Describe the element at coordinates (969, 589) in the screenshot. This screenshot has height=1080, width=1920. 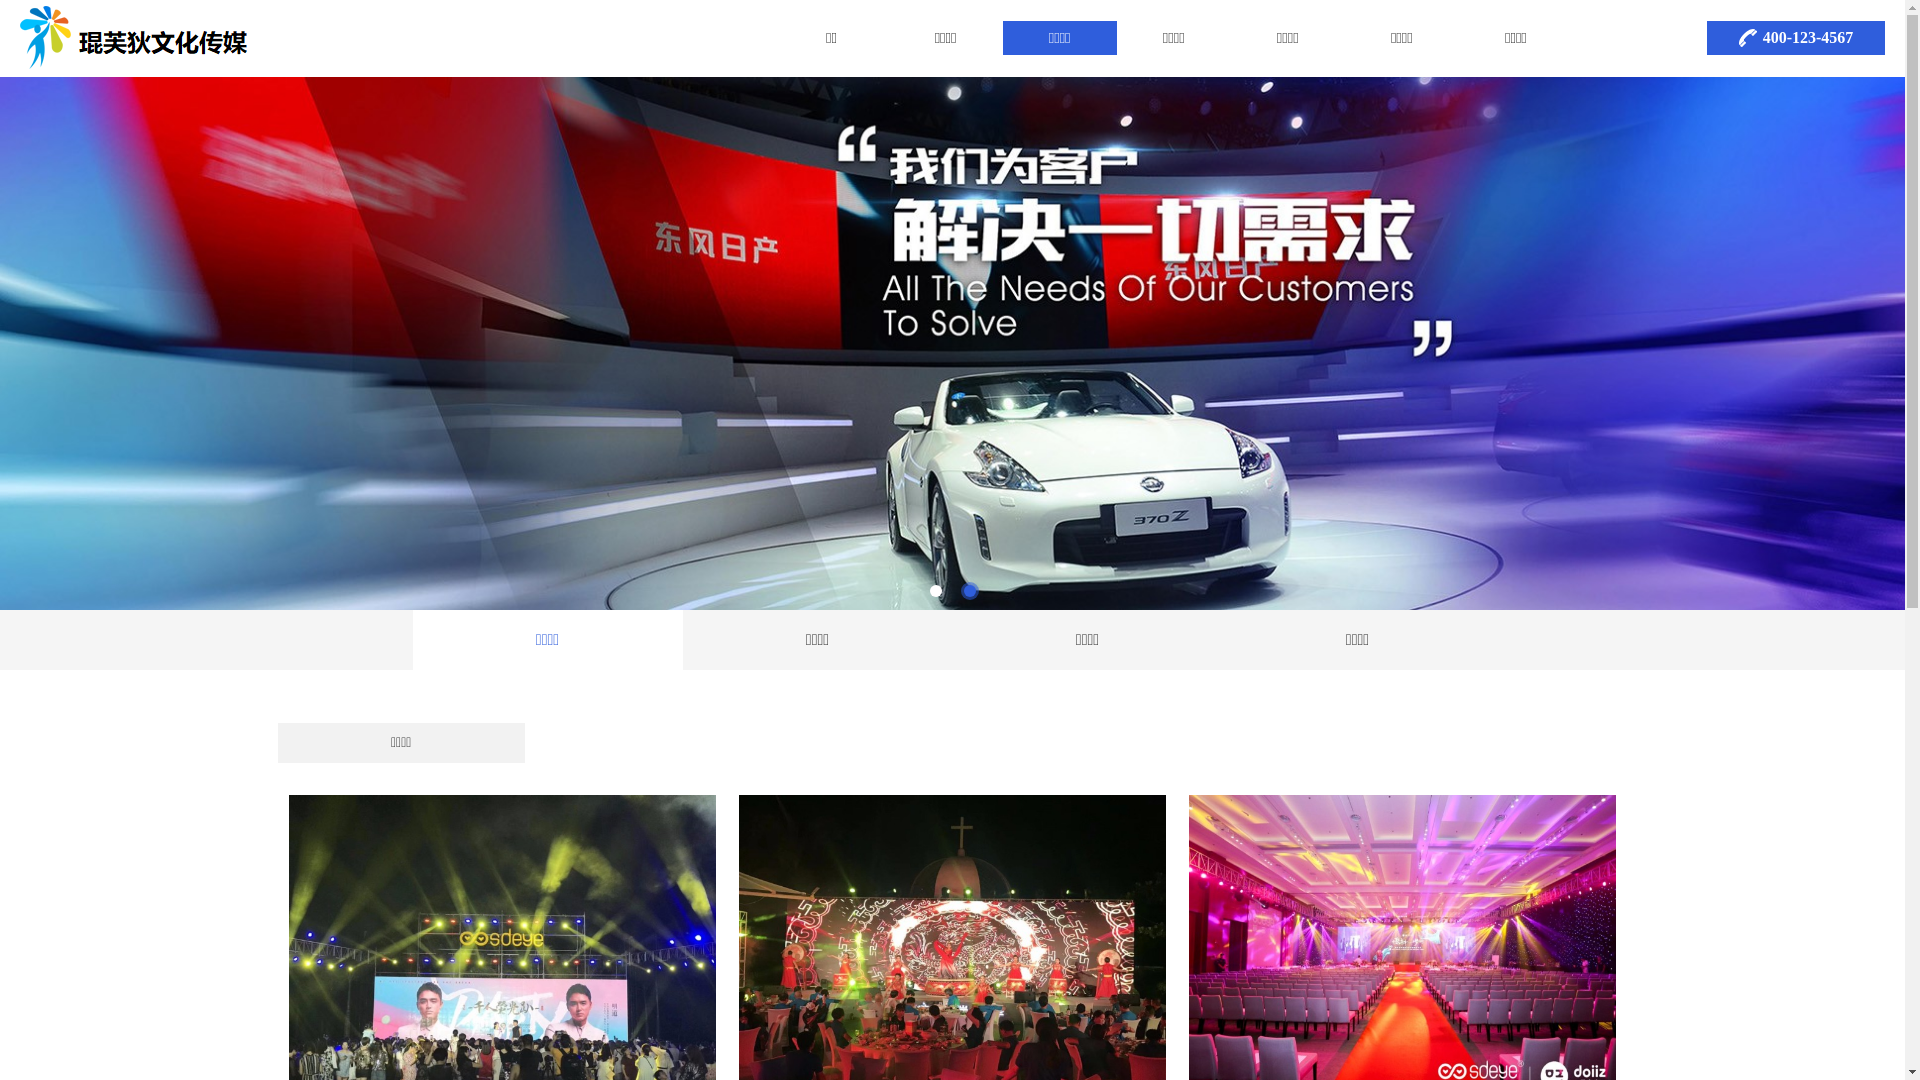
I see `'2'` at that location.